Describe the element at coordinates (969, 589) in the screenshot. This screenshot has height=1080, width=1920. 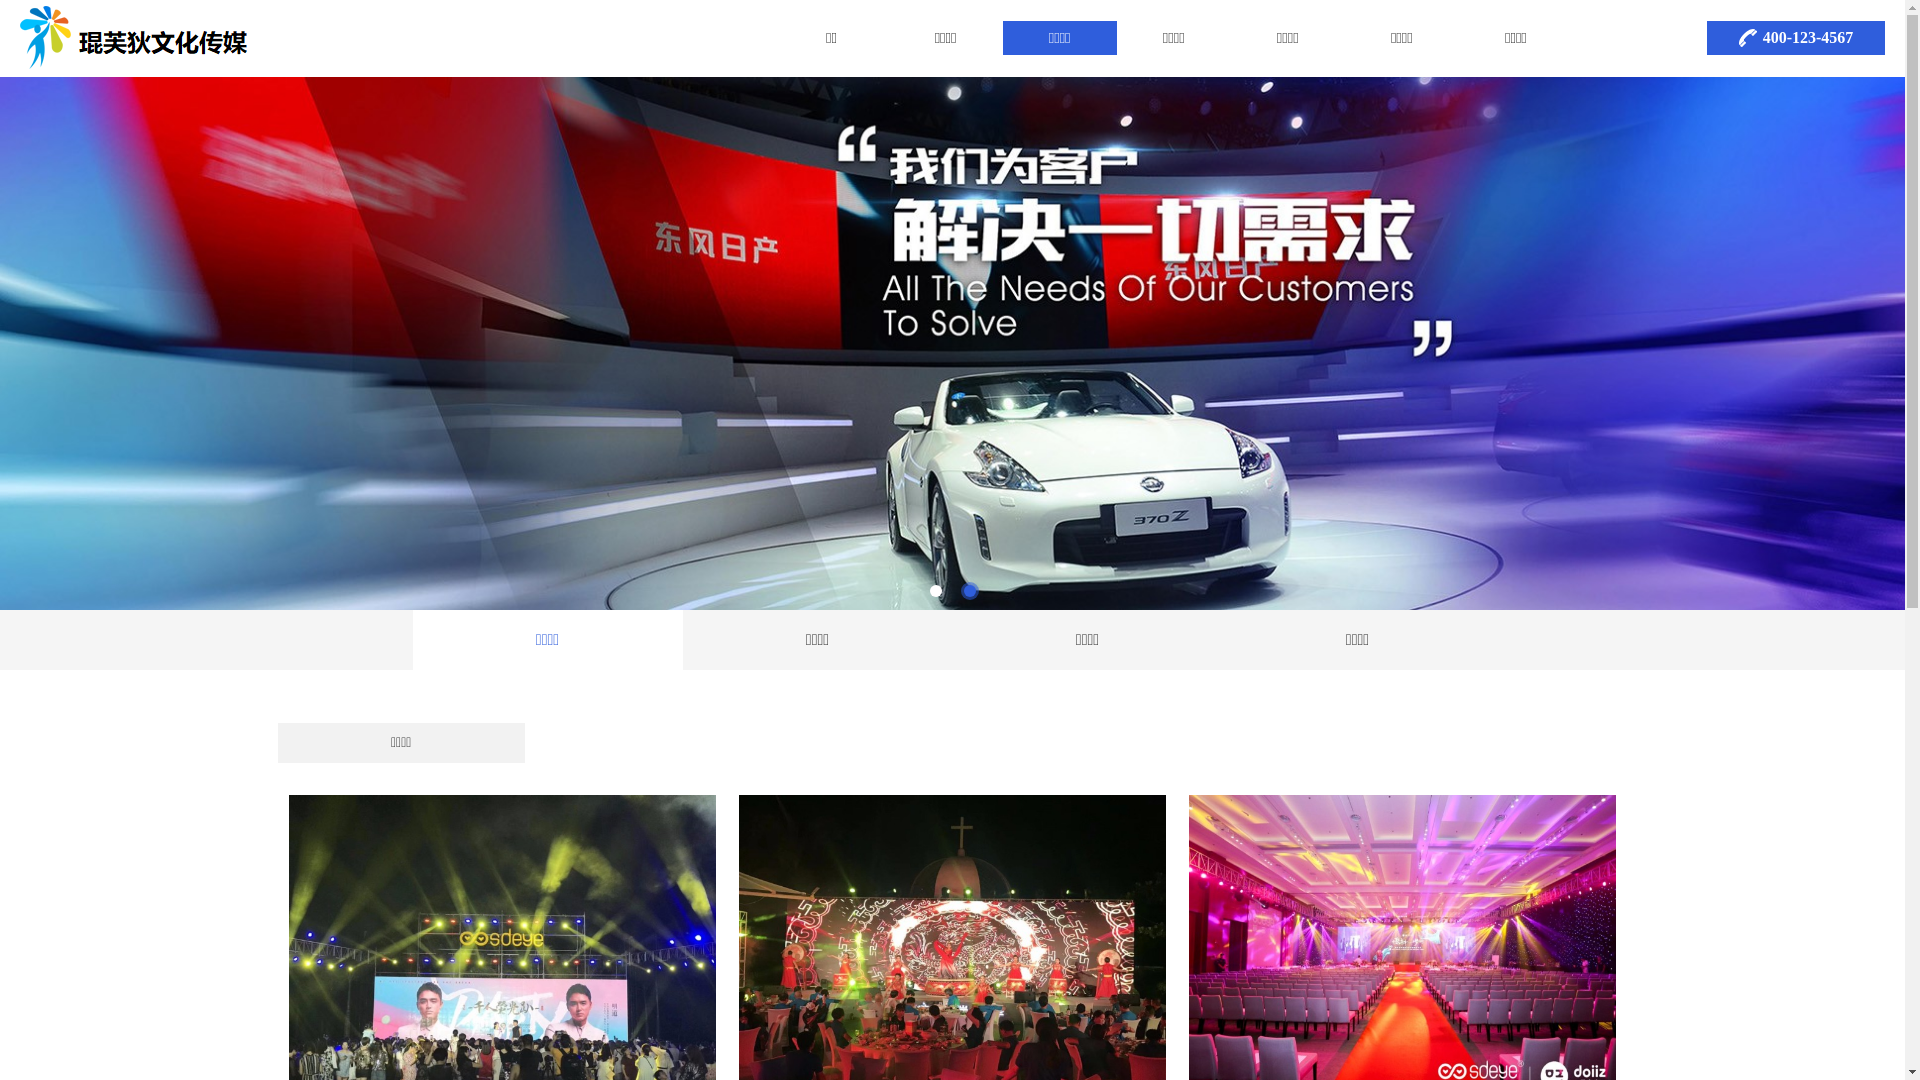
I see `'2'` at that location.